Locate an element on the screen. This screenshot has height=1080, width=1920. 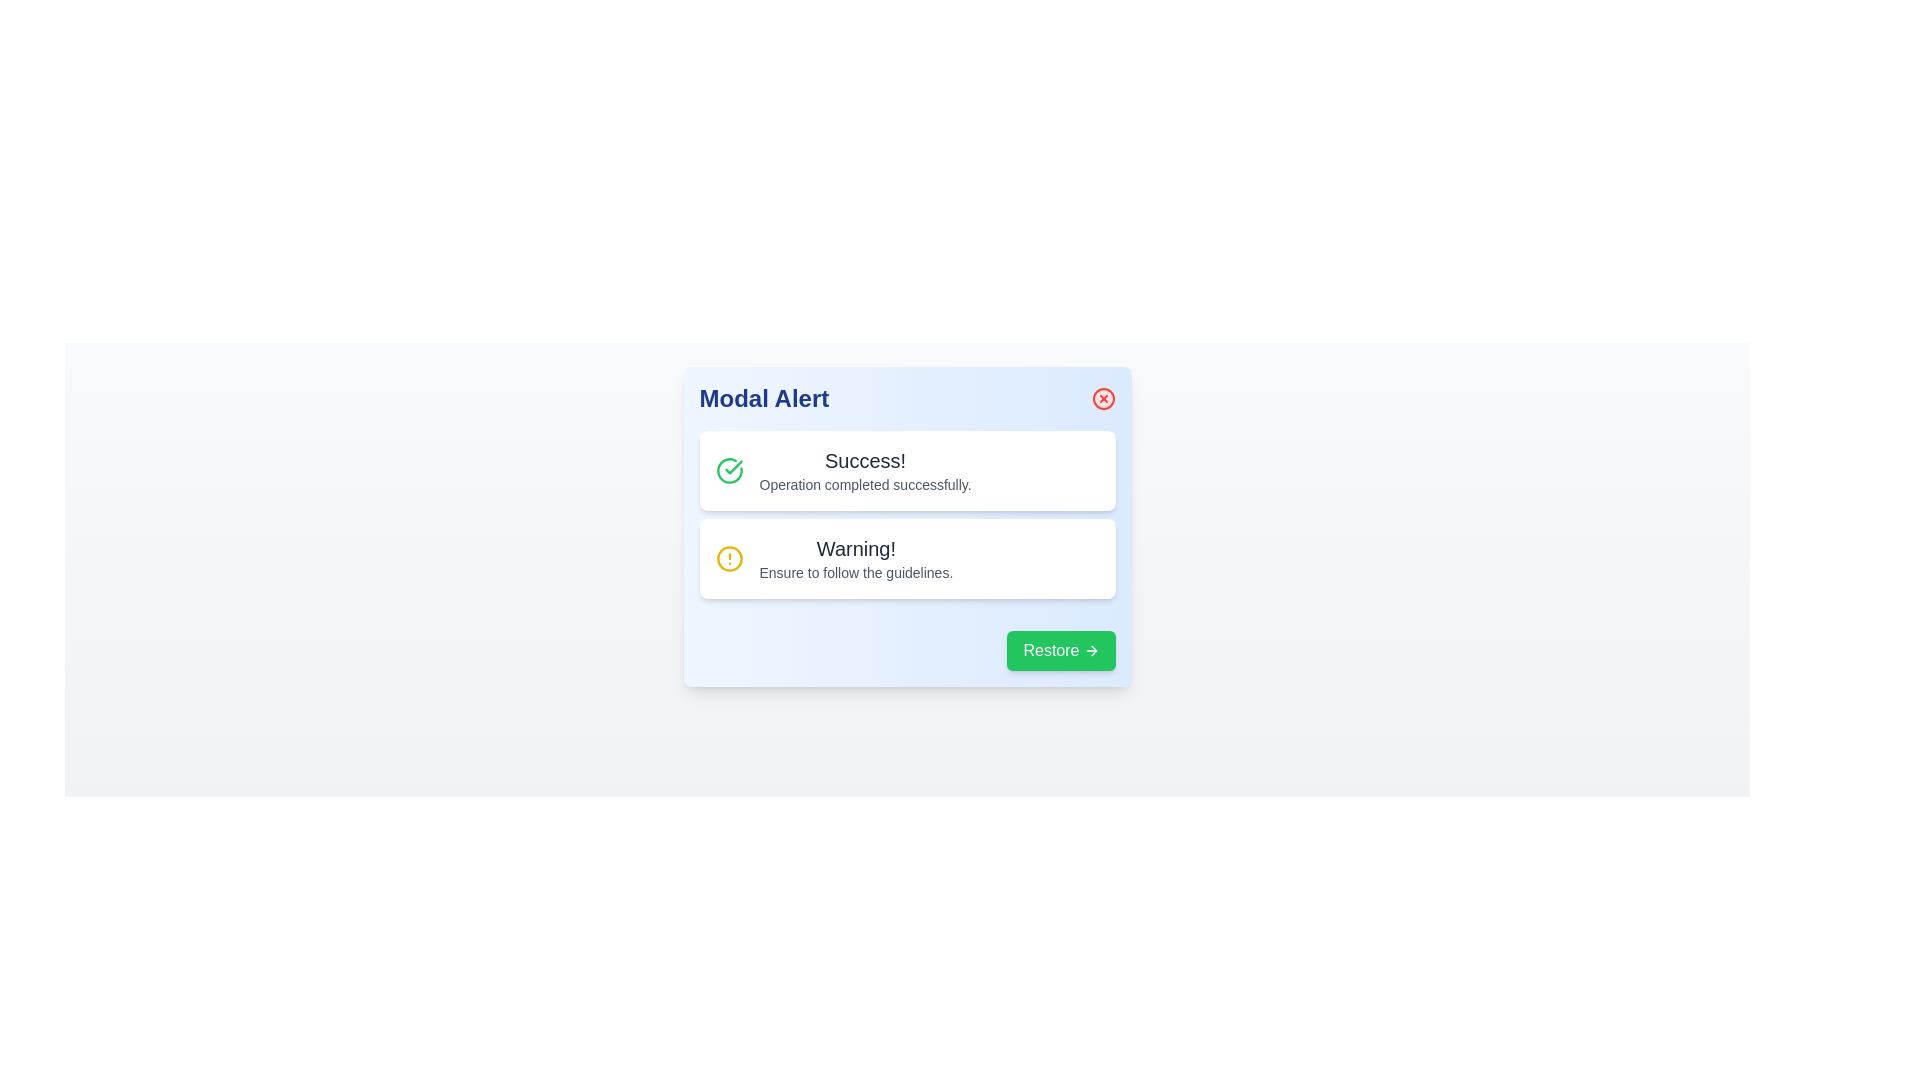
the right arrow icon located within the 'Restore' button at the bottom-right corner of the modal is located at coordinates (1090, 651).